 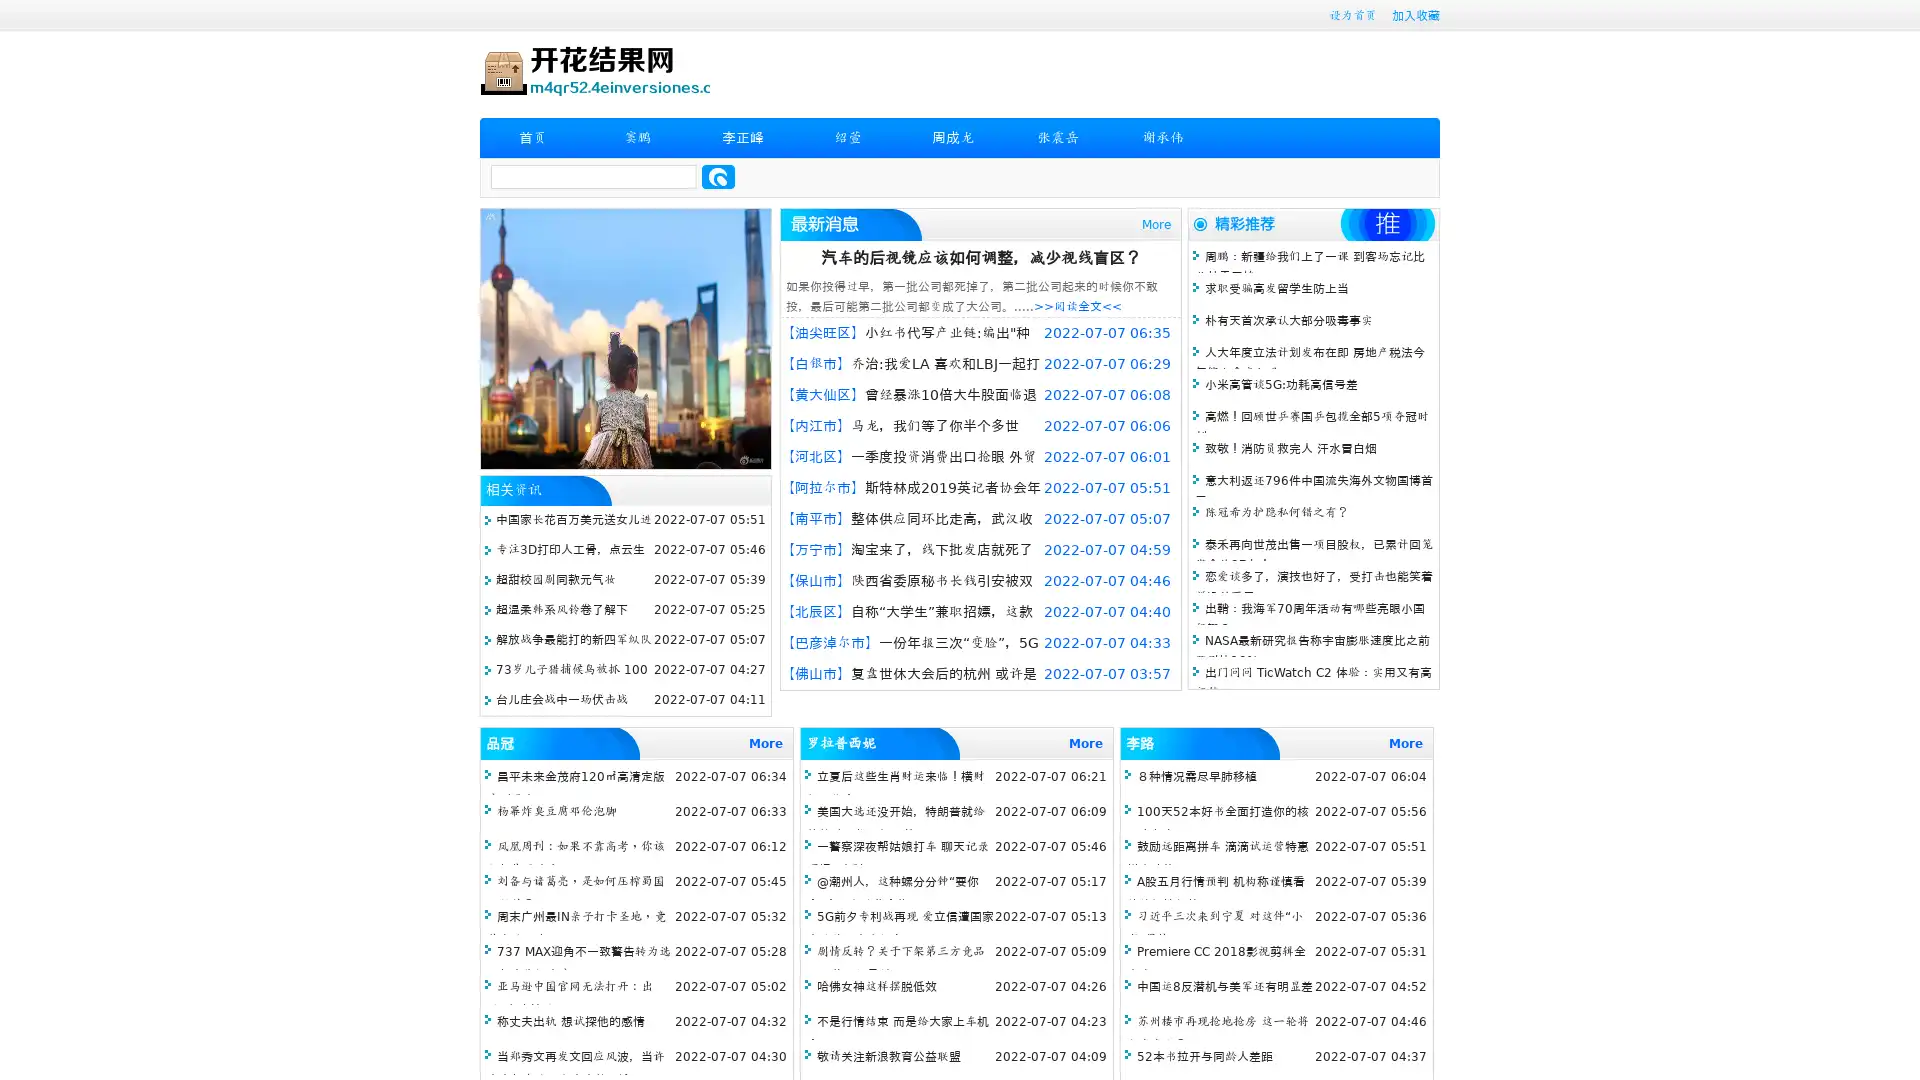 What do you see at coordinates (718, 176) in the screenshot?
I see `Search` at bounding box center [718, 176].